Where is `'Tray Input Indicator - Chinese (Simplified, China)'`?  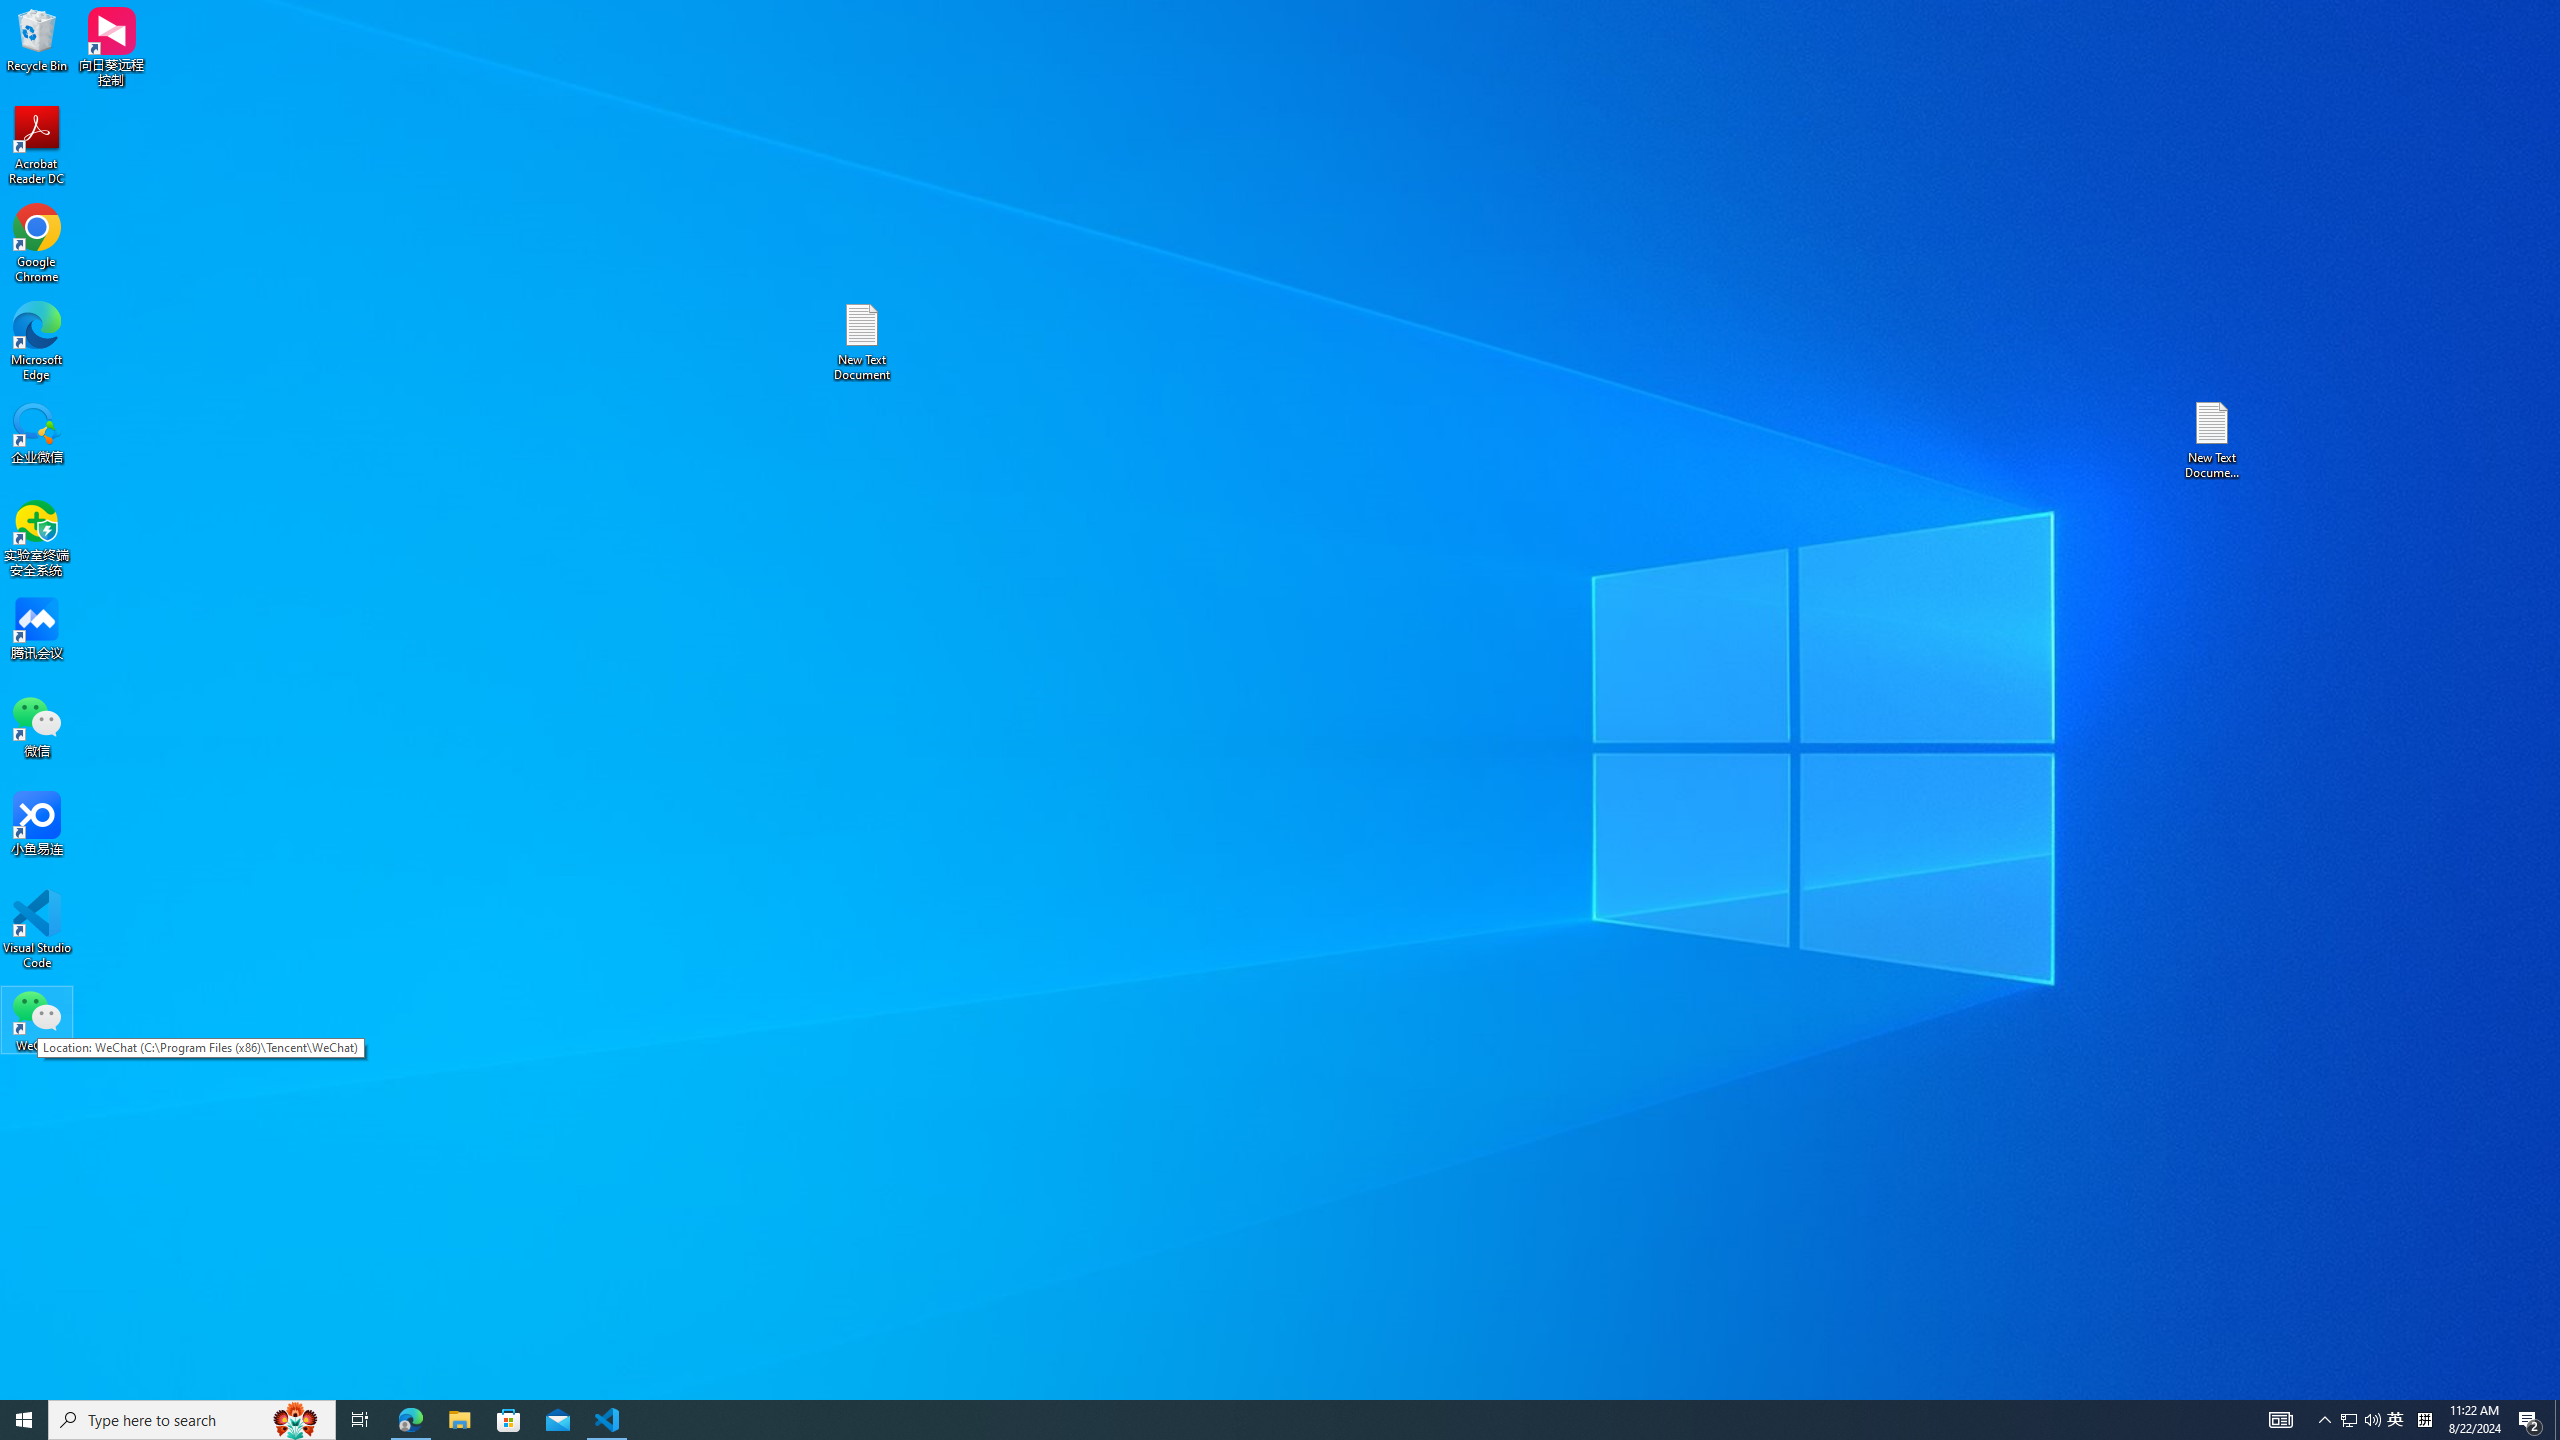
'Tray Input Indicator - Chinese (Simplified, China)' is located at coordinates (2424, 1418).